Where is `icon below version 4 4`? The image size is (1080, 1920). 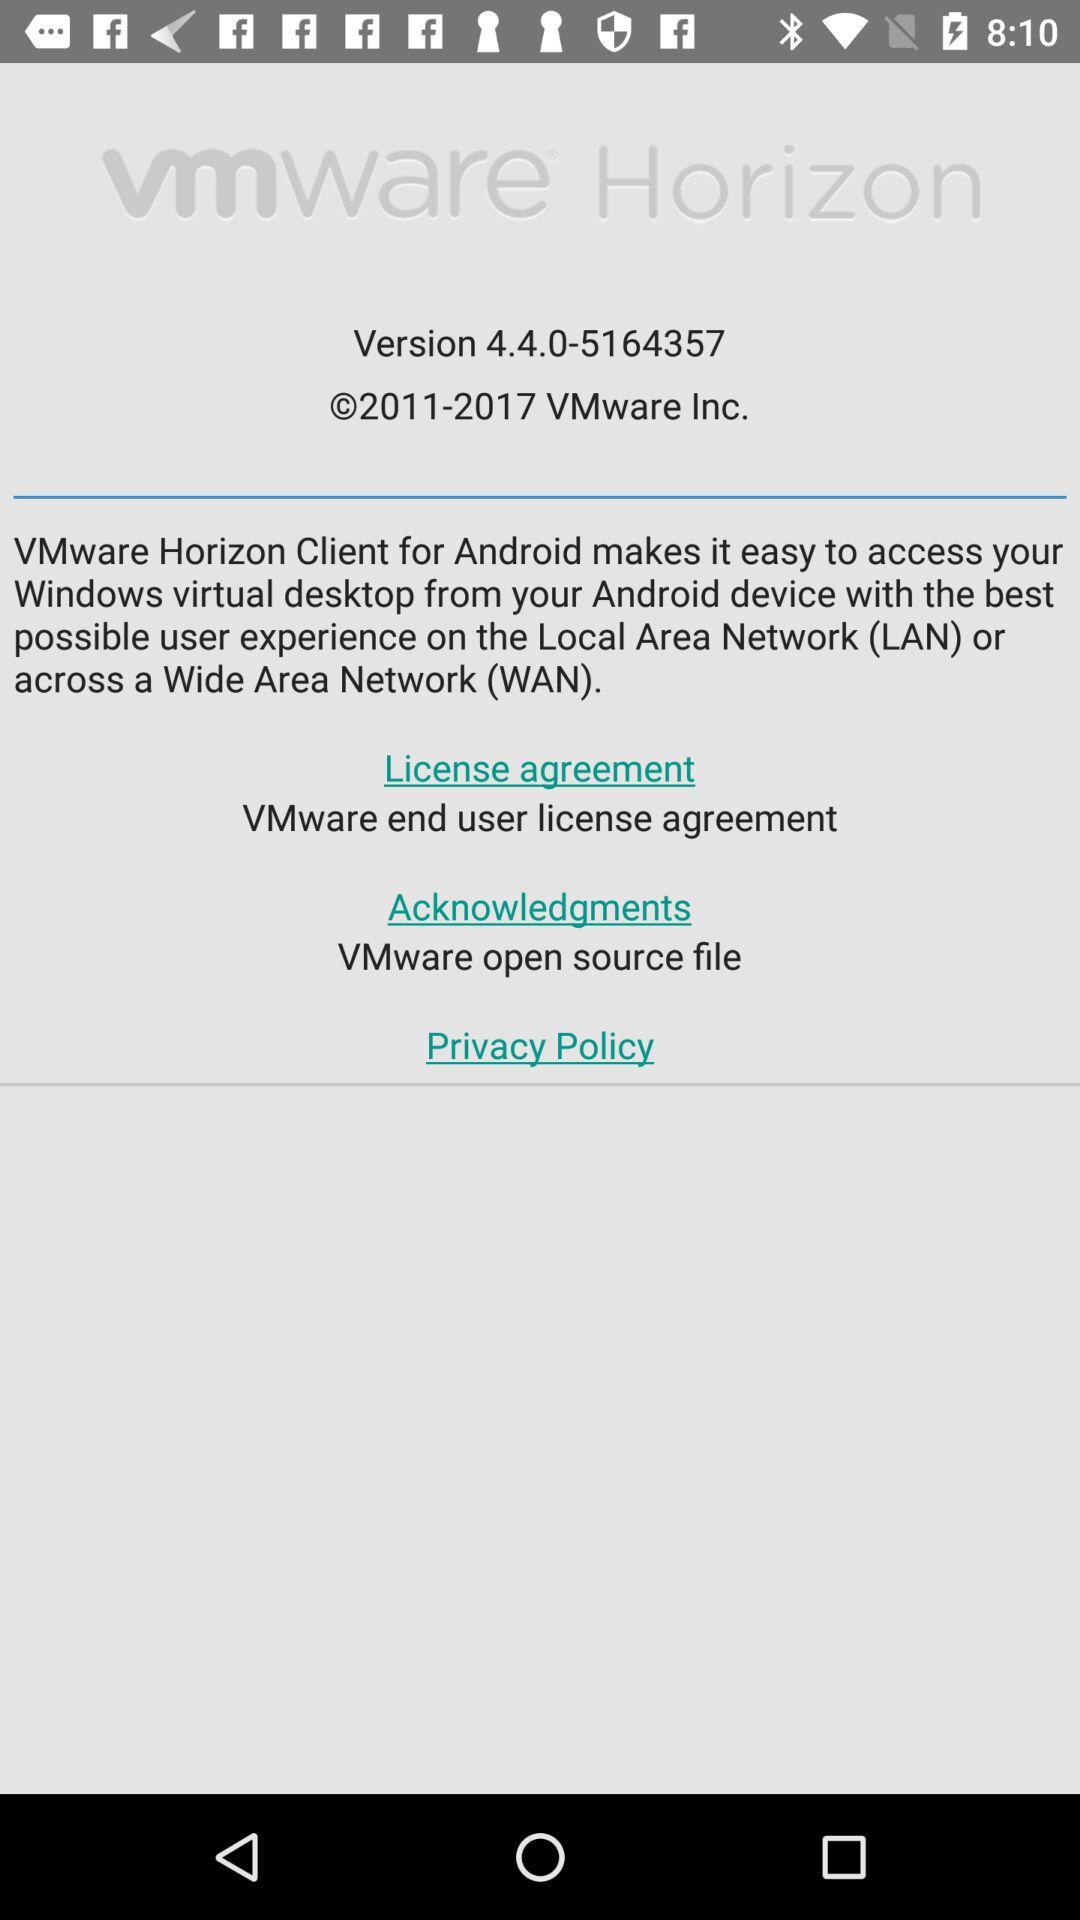 icon below version 4 4 is located at coordinates (538, 403).